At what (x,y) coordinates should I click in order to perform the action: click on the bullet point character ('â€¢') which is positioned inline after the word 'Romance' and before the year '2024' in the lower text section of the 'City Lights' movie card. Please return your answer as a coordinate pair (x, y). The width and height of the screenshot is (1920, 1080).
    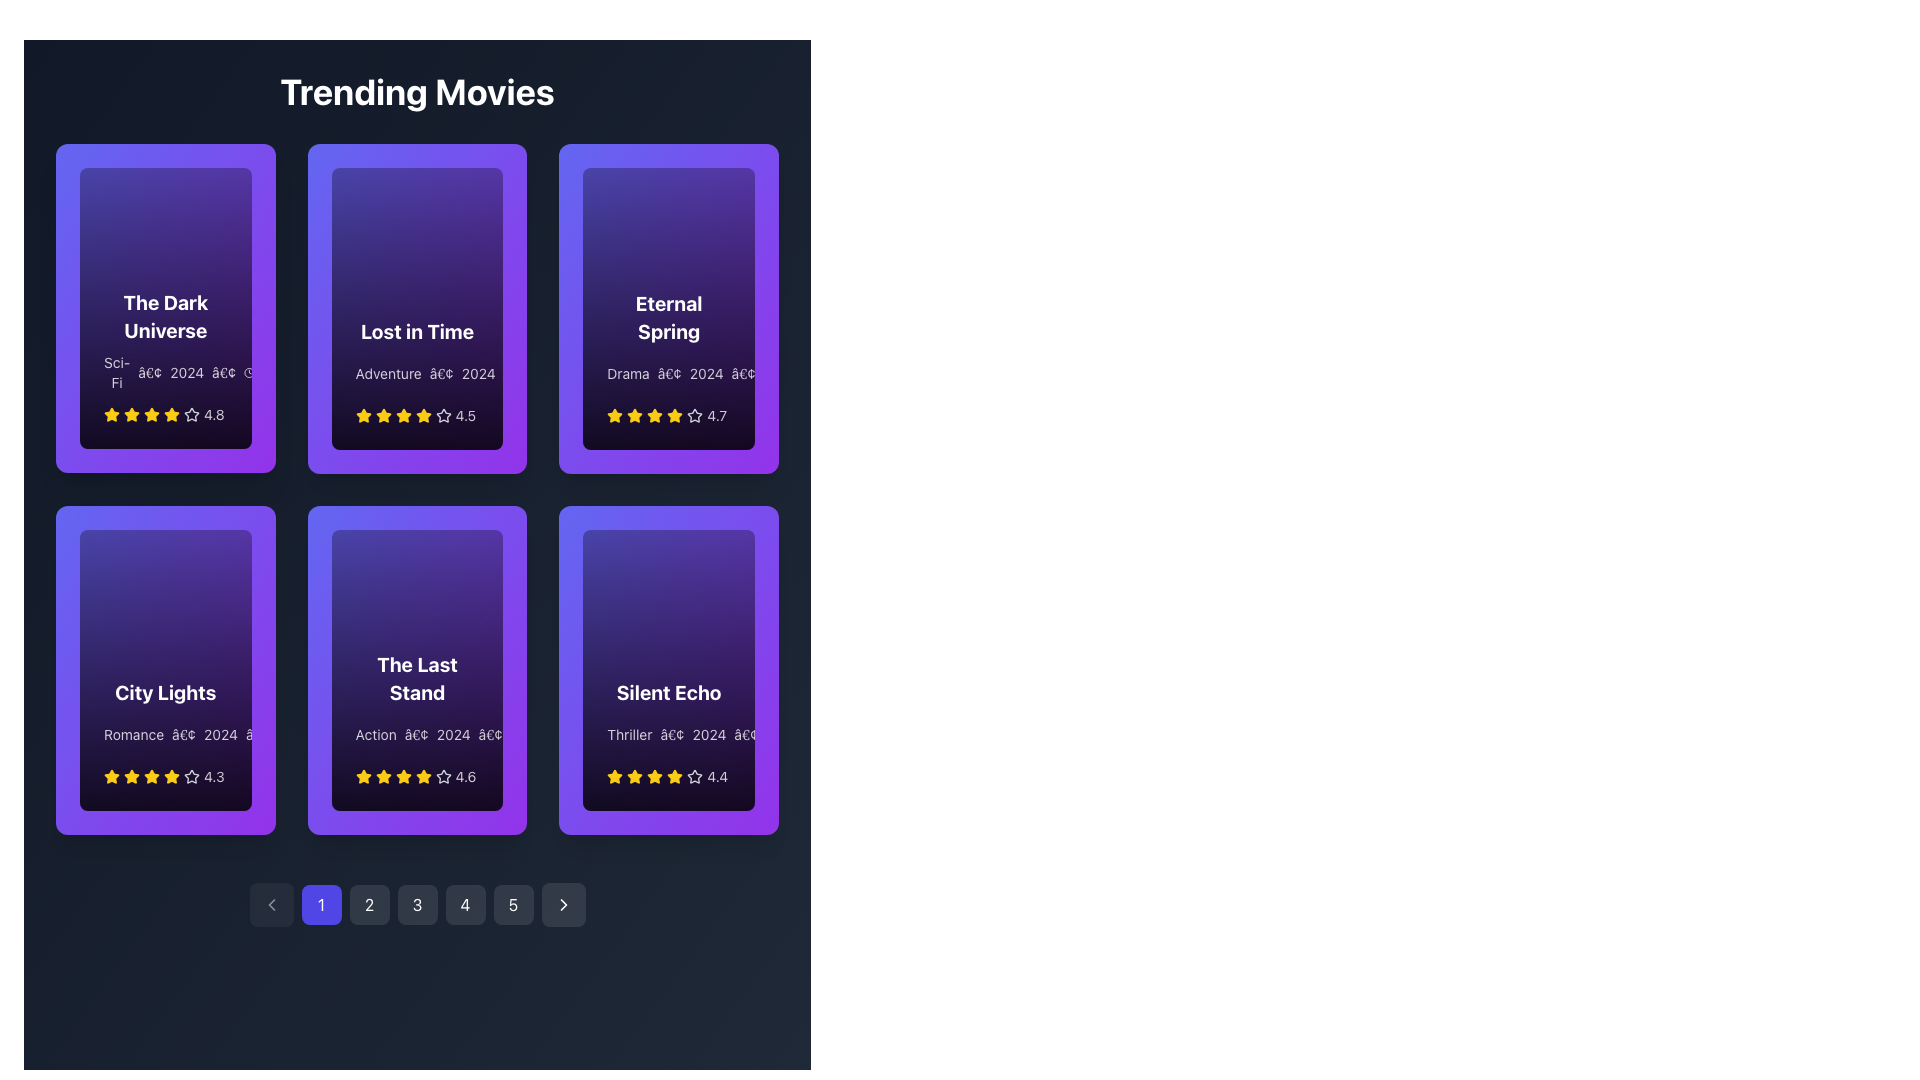
    Looking at the image, I should click on (184, 734).